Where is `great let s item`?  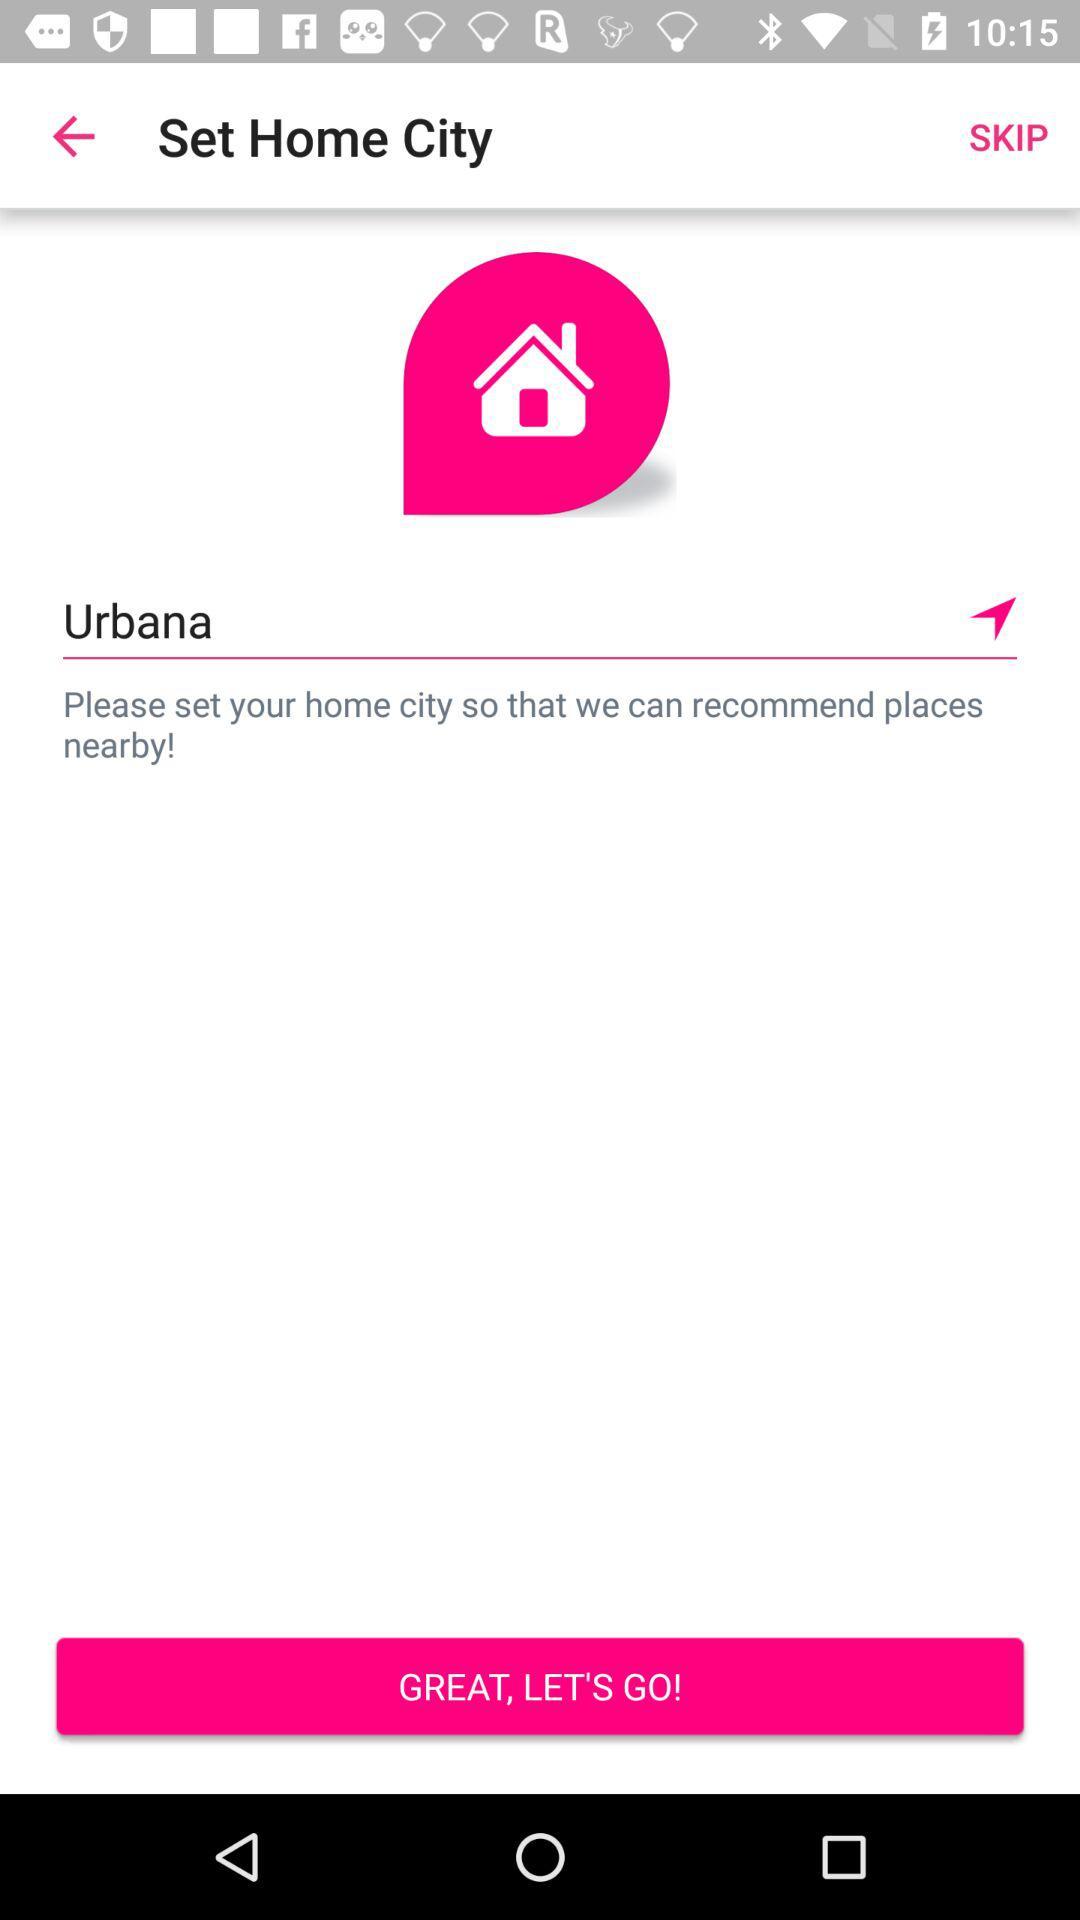 great let s item is located at coordinates (540, 1688).